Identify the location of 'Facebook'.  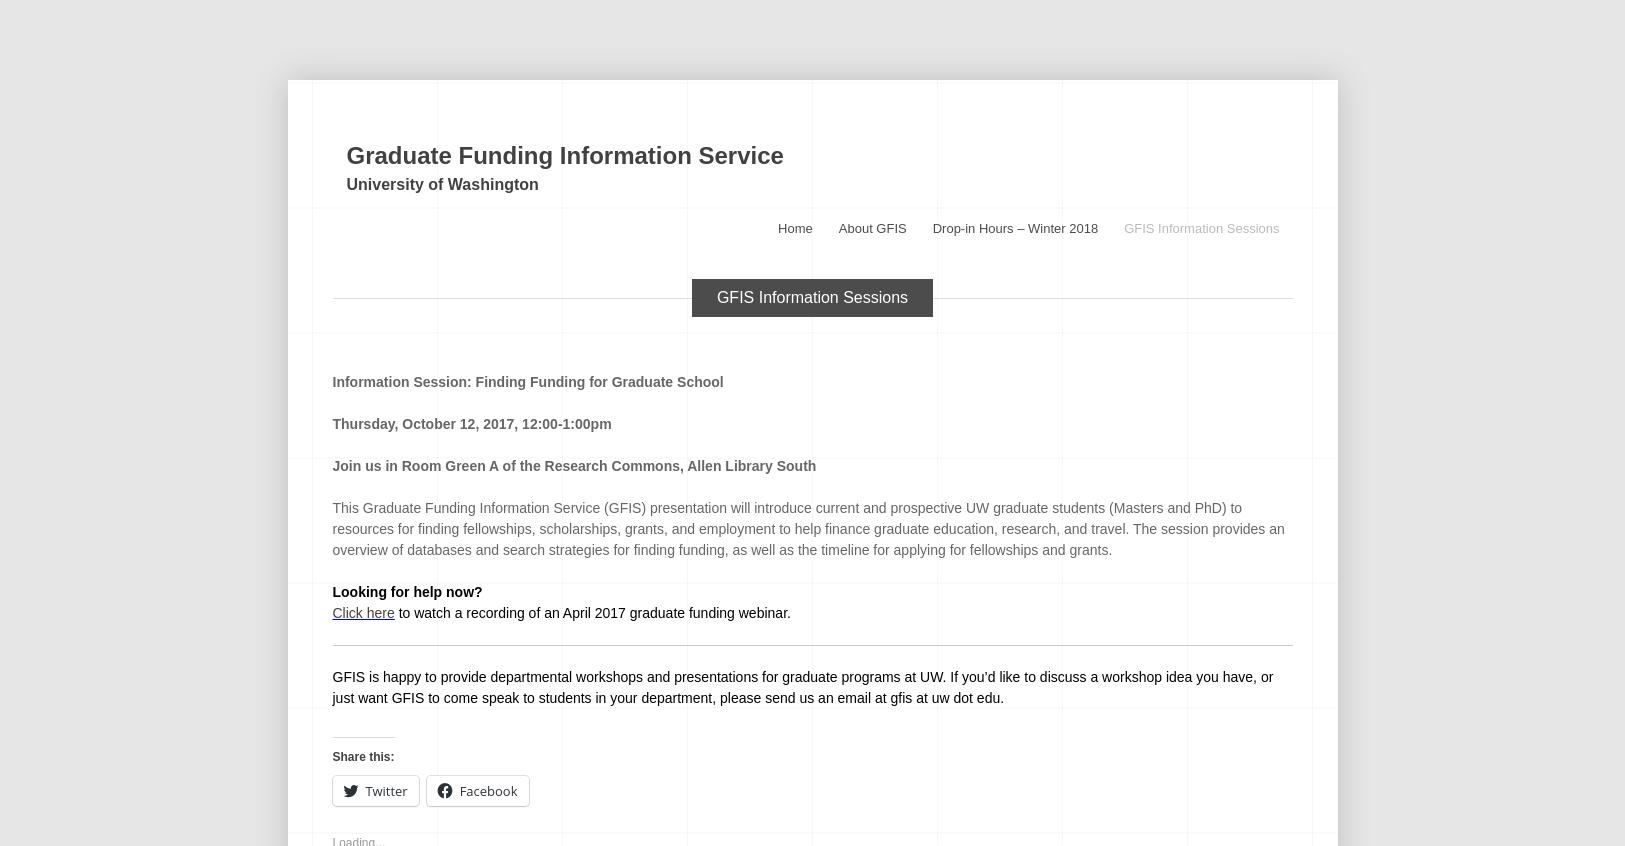
(486, 791).